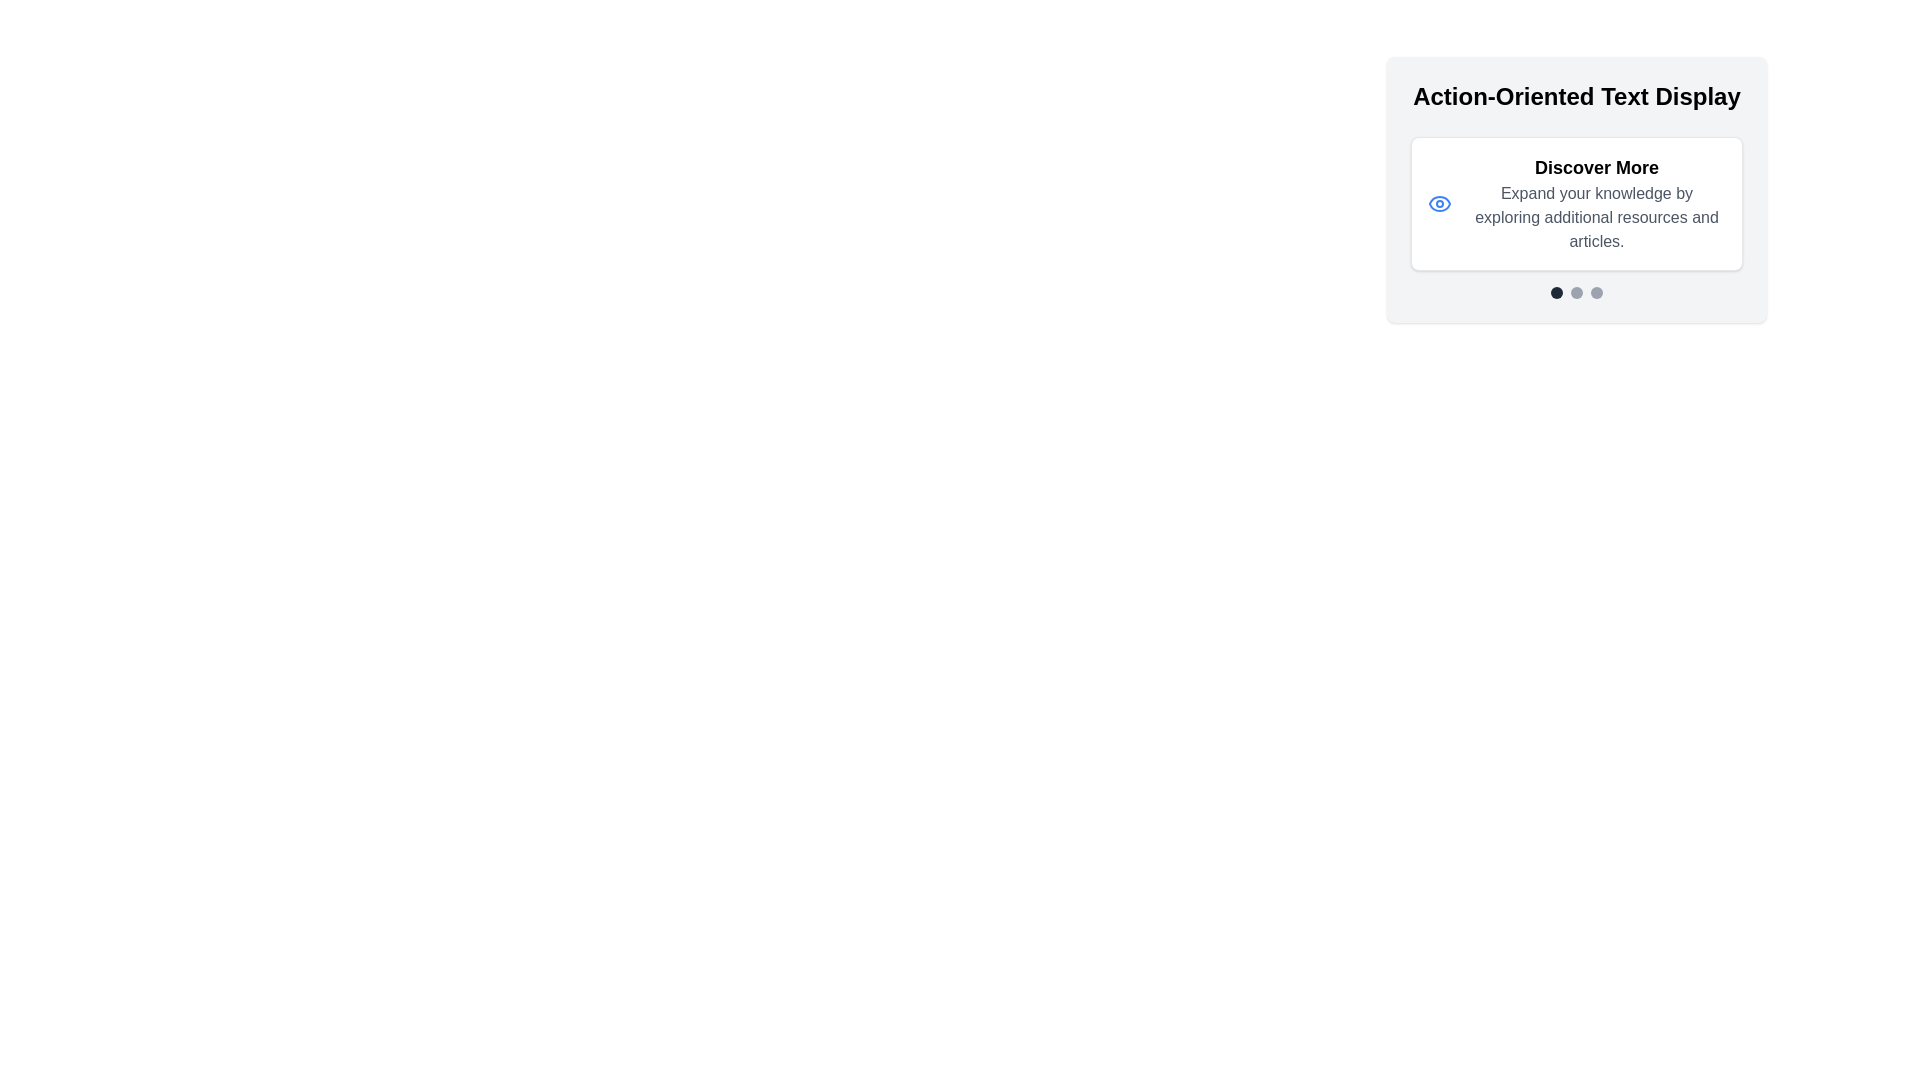 This screenshot has width=1920, height=1080. I want to click on the pagination circles at the bottom of the 'Action-Oriented Text Display' card to understand the current state or step, so click(1576, 293).